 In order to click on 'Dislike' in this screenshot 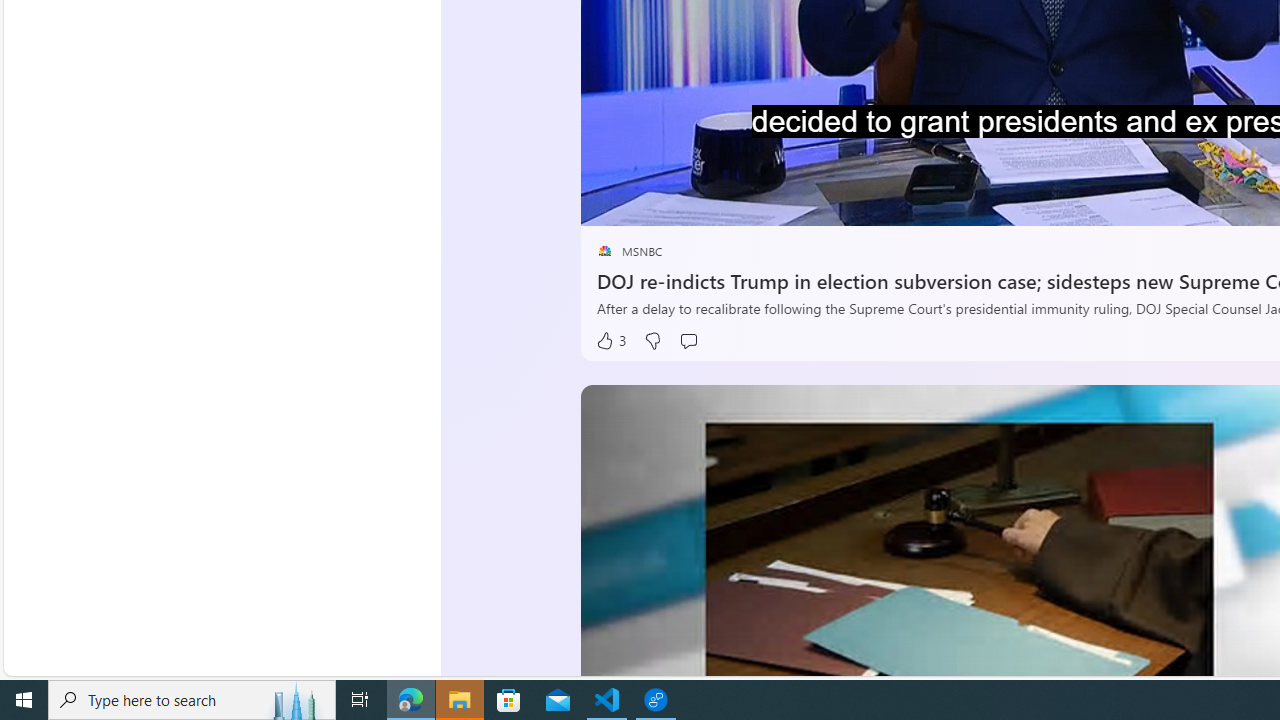, I will do `click(652, 340)`.